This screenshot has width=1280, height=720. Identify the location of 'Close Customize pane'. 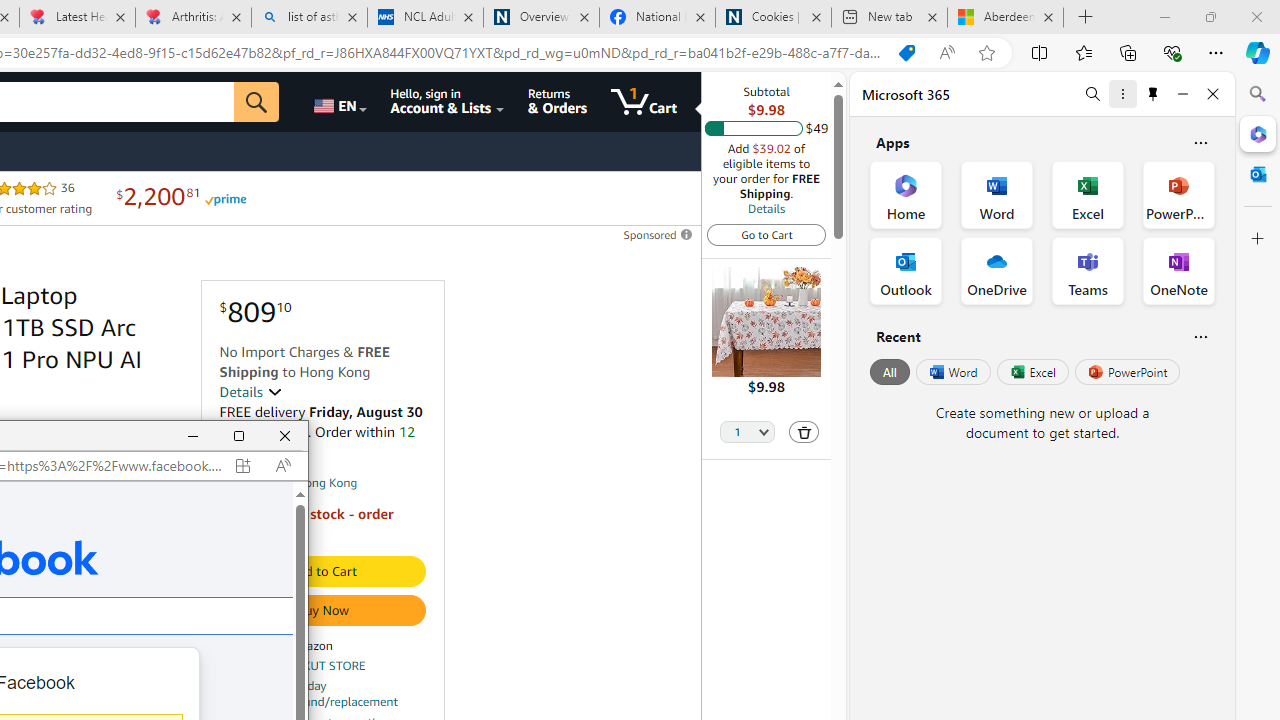
(1257, 238).